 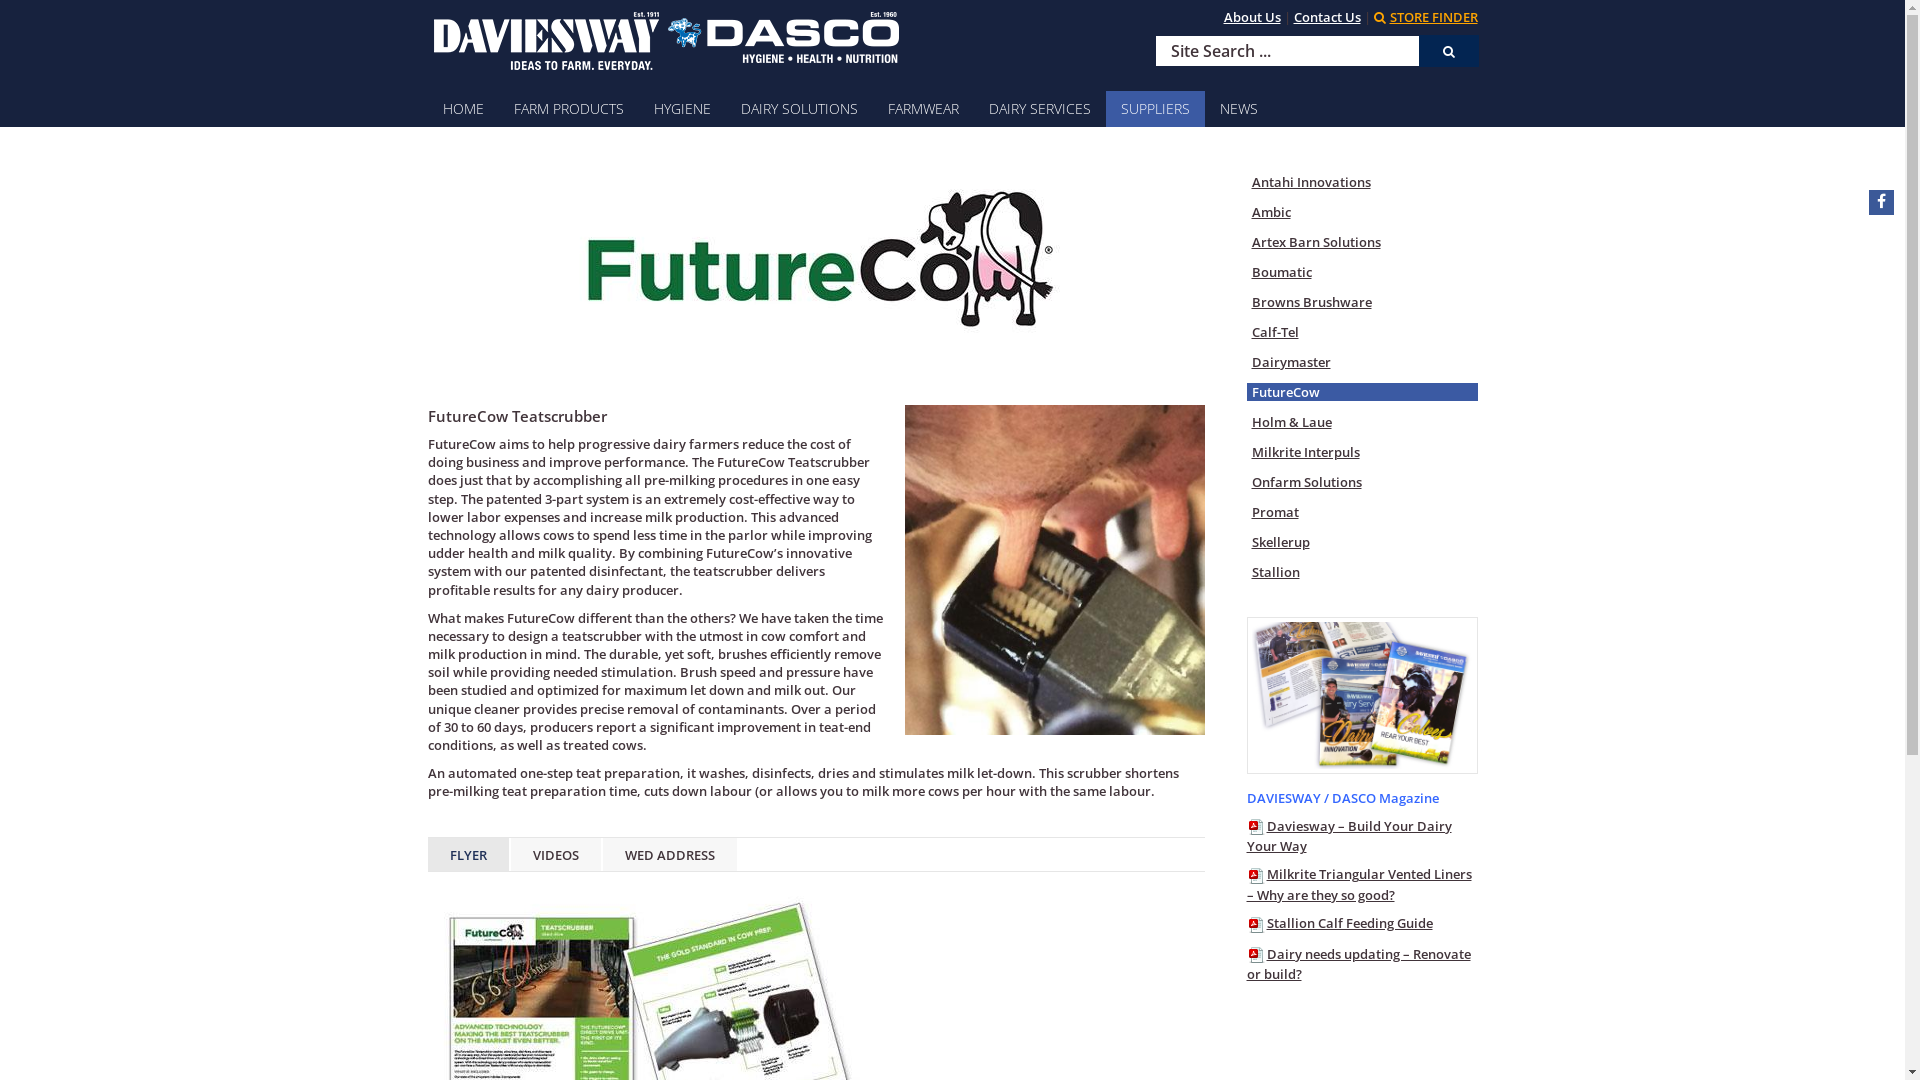 I want to click on 'FARMWEAR', so click(x=921, y=108).